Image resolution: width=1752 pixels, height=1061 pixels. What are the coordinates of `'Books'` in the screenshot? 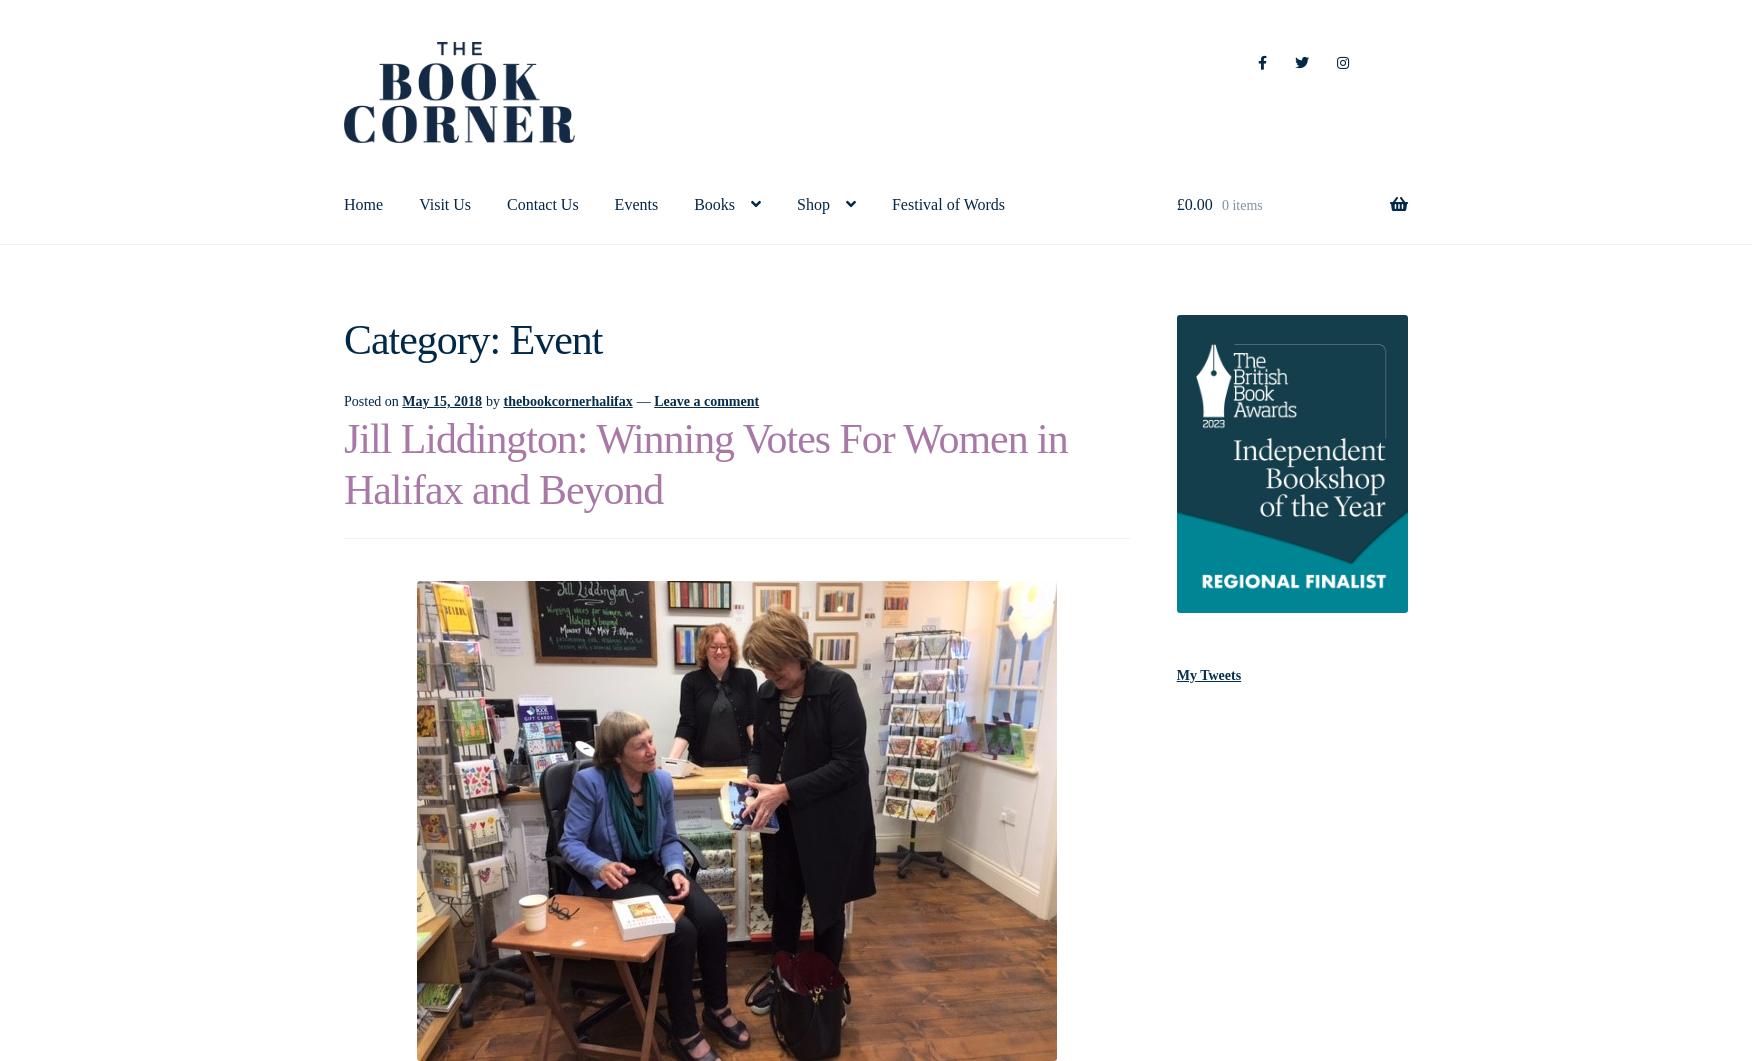 It's located at (713, 202).